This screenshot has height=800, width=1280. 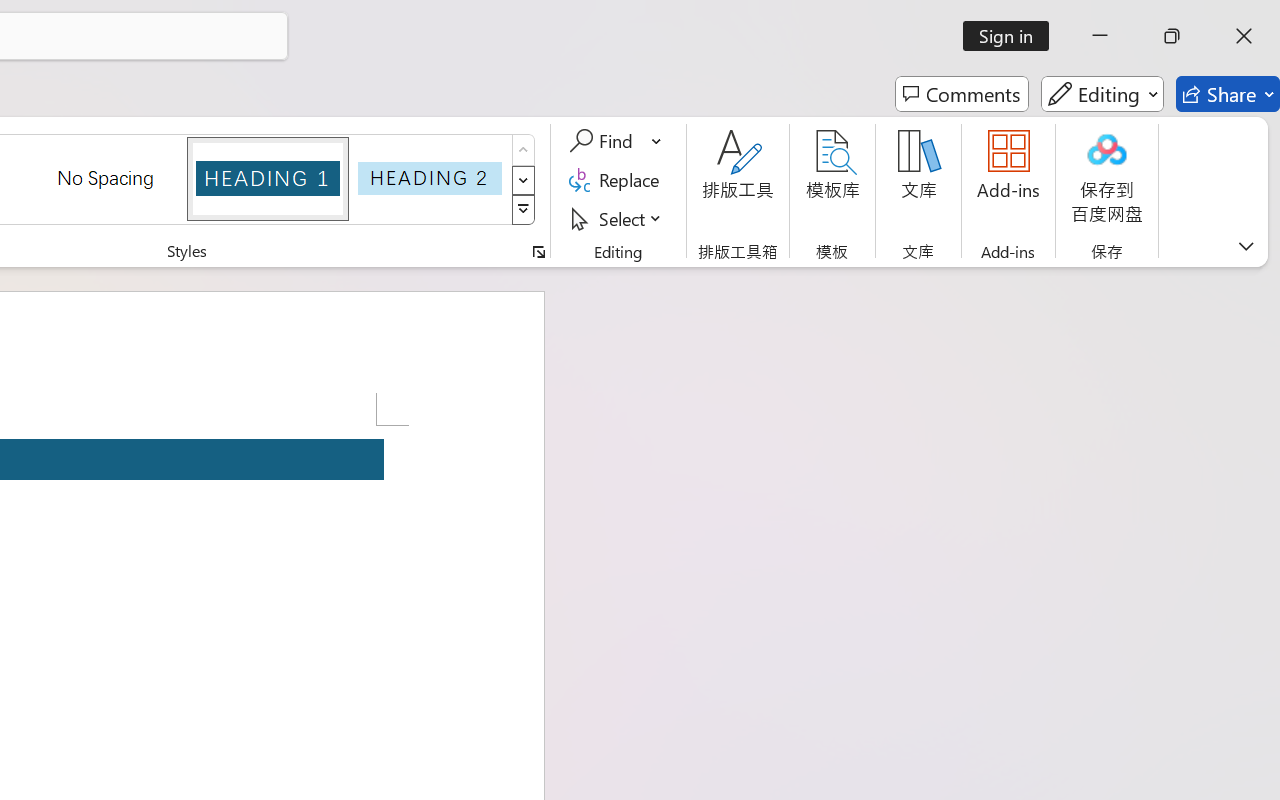 I want to click on 'Editing', so click(x=1101, y=94).